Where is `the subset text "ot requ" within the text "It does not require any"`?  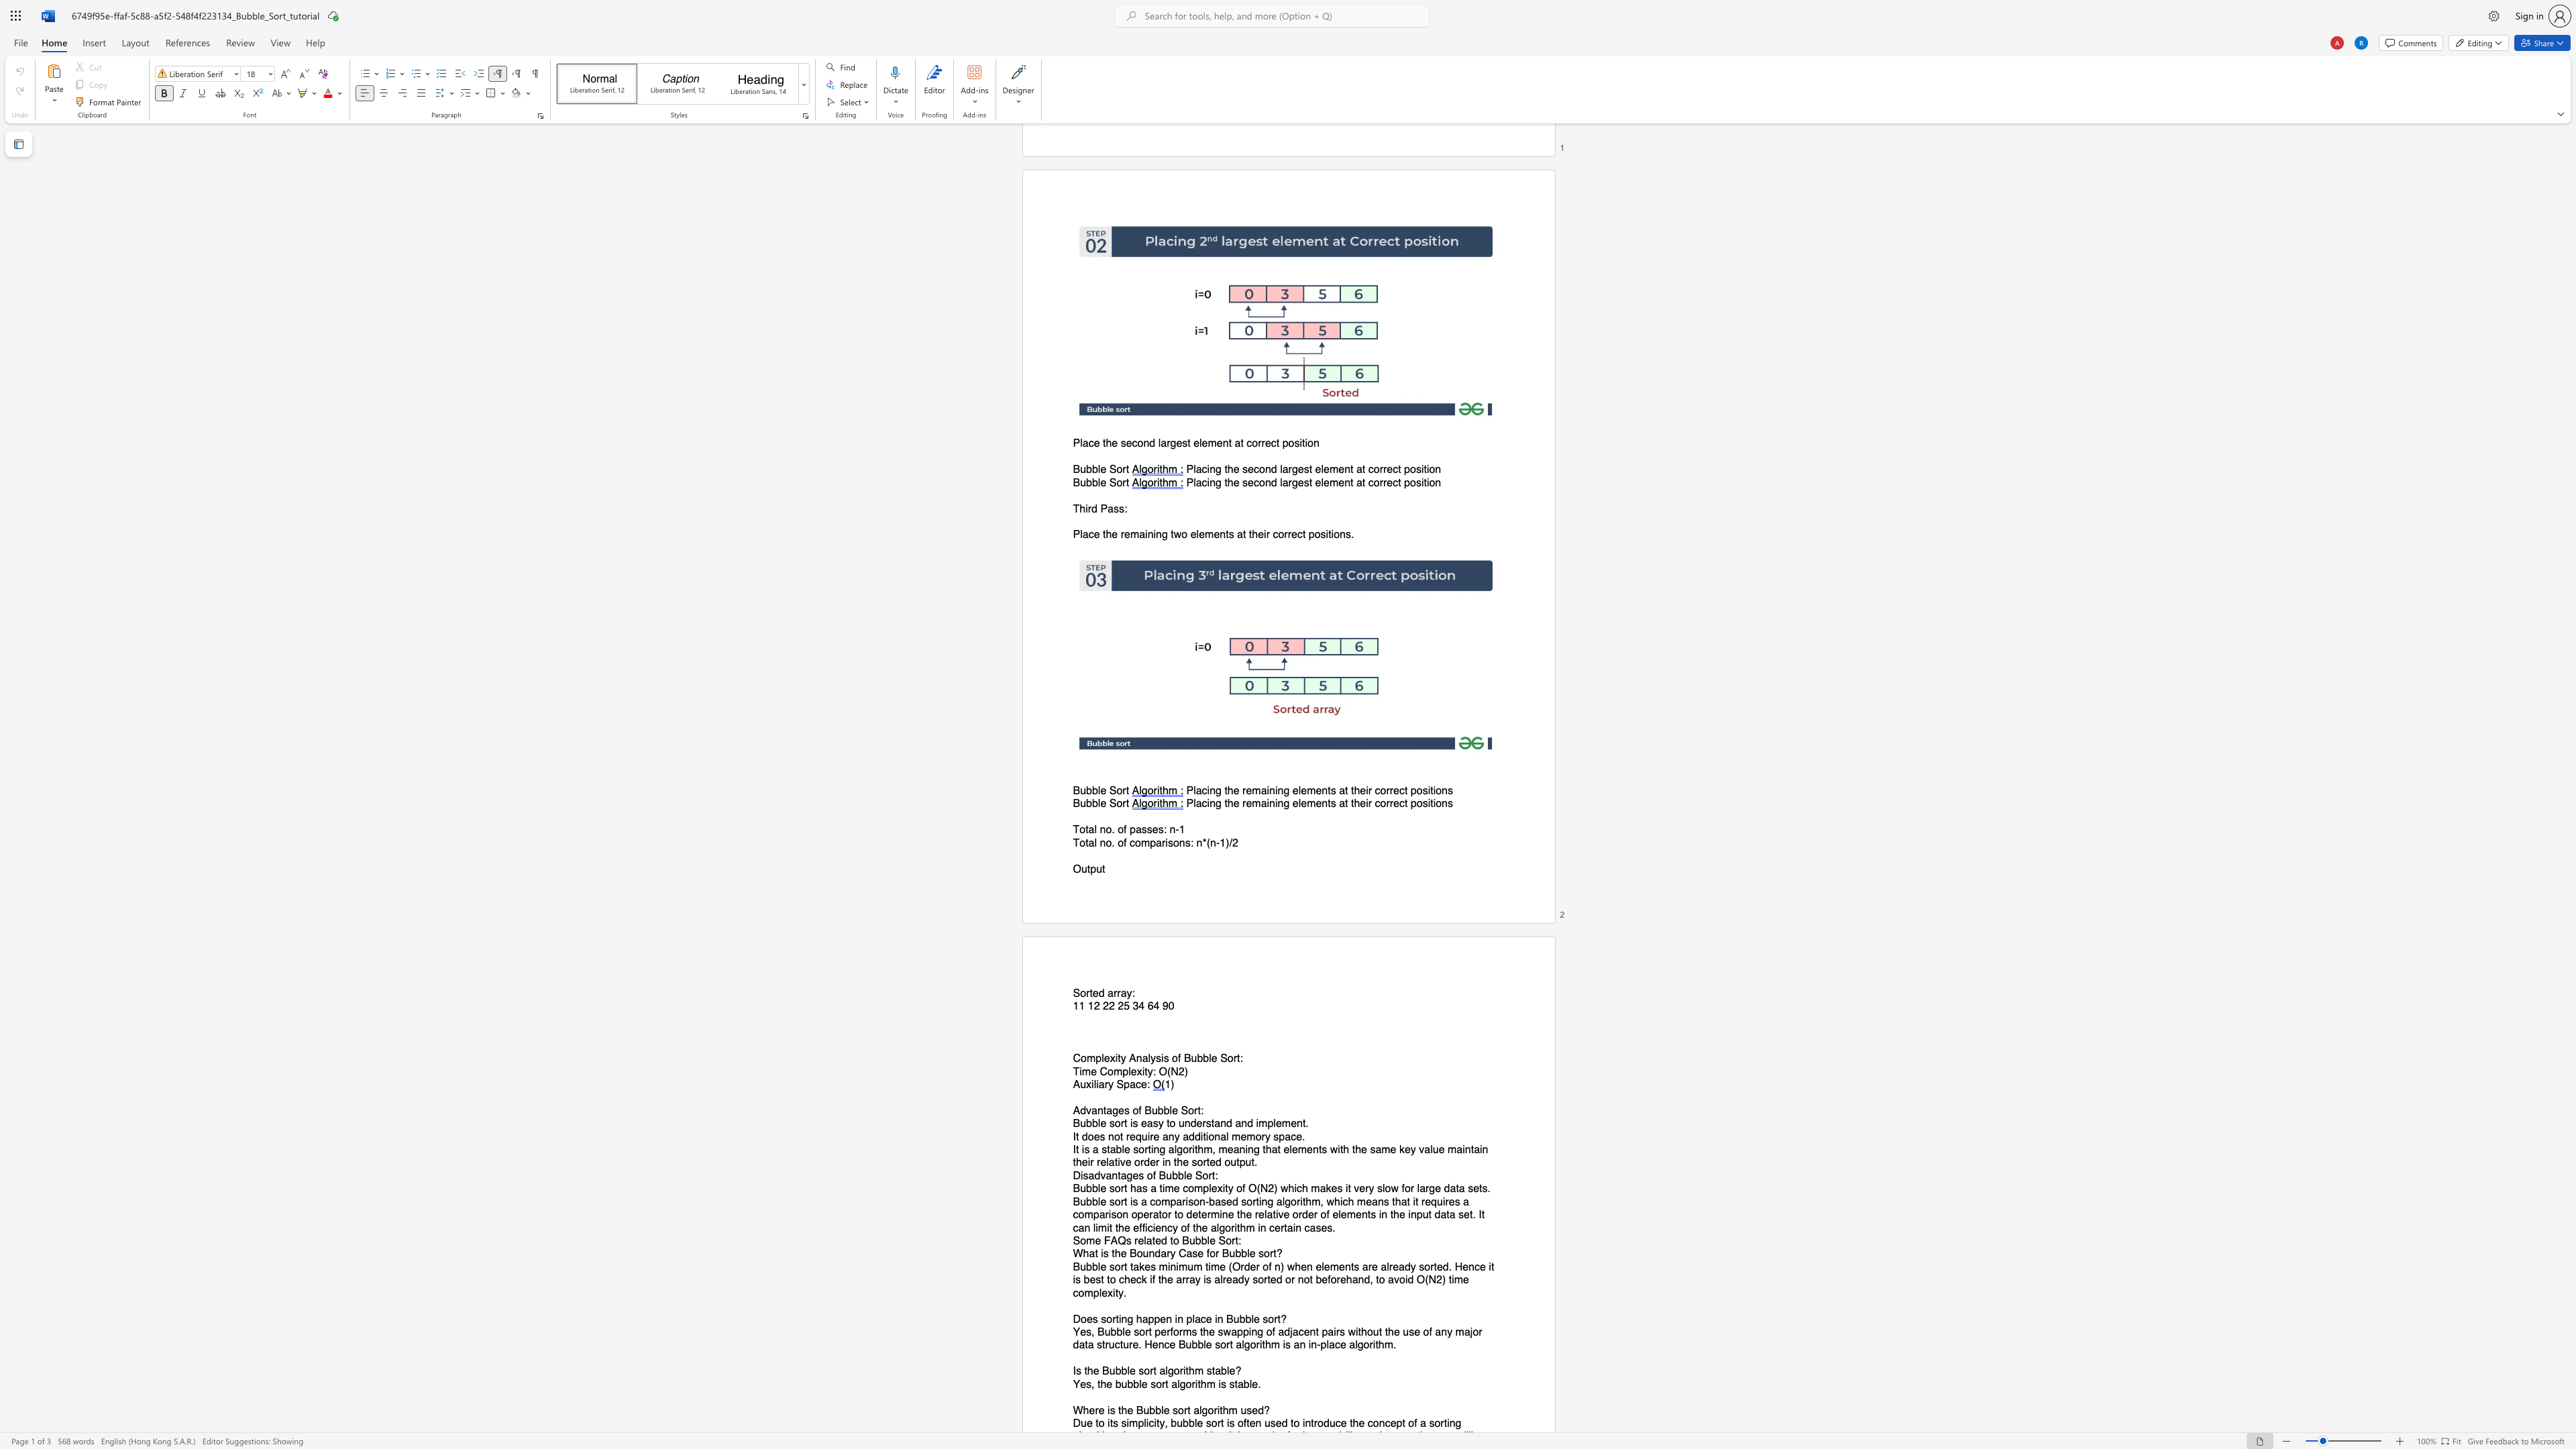
the subset text "ot requ" within the text "It does not require any" is located at coordinates (1114, 1136).